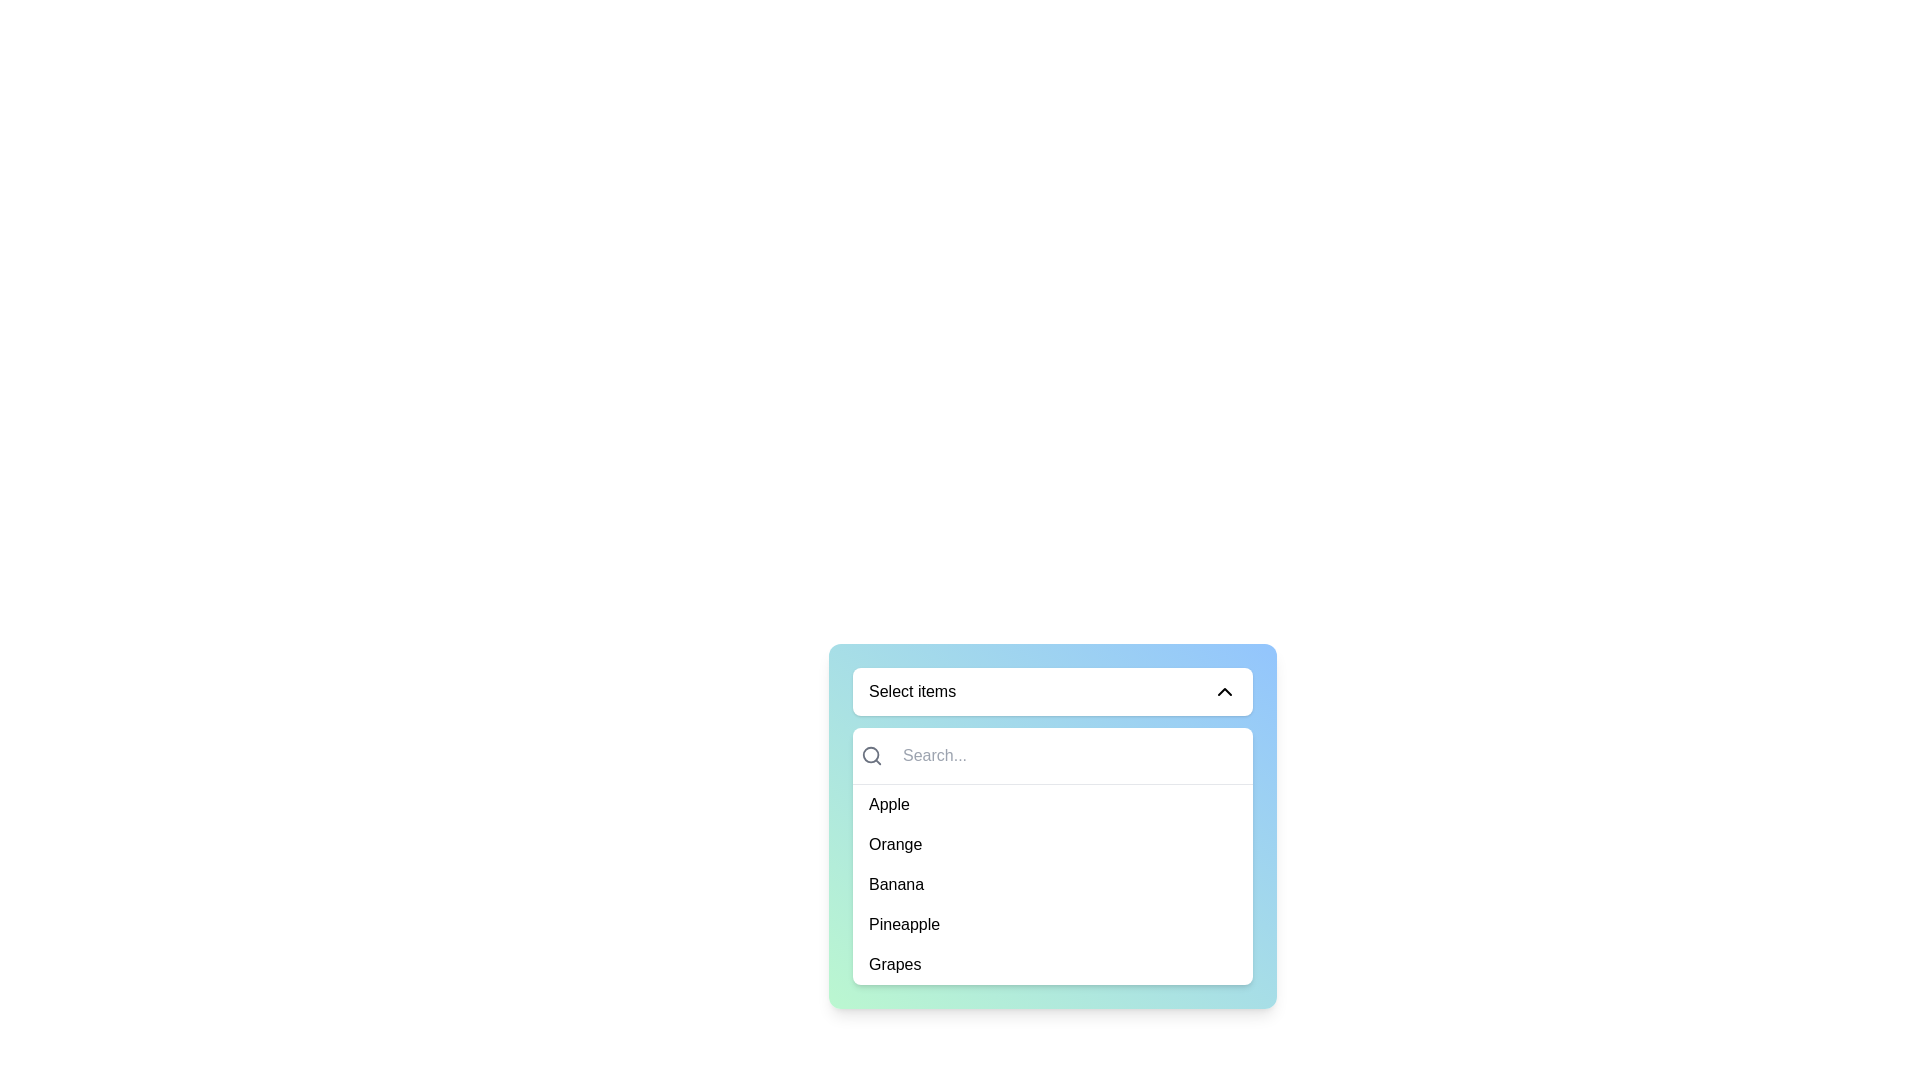 This screenshot has height=1080, width=1920. I want to click on the selectable menu item labeled 'Grapes' in the dropdown menu, so click(1051, 963).